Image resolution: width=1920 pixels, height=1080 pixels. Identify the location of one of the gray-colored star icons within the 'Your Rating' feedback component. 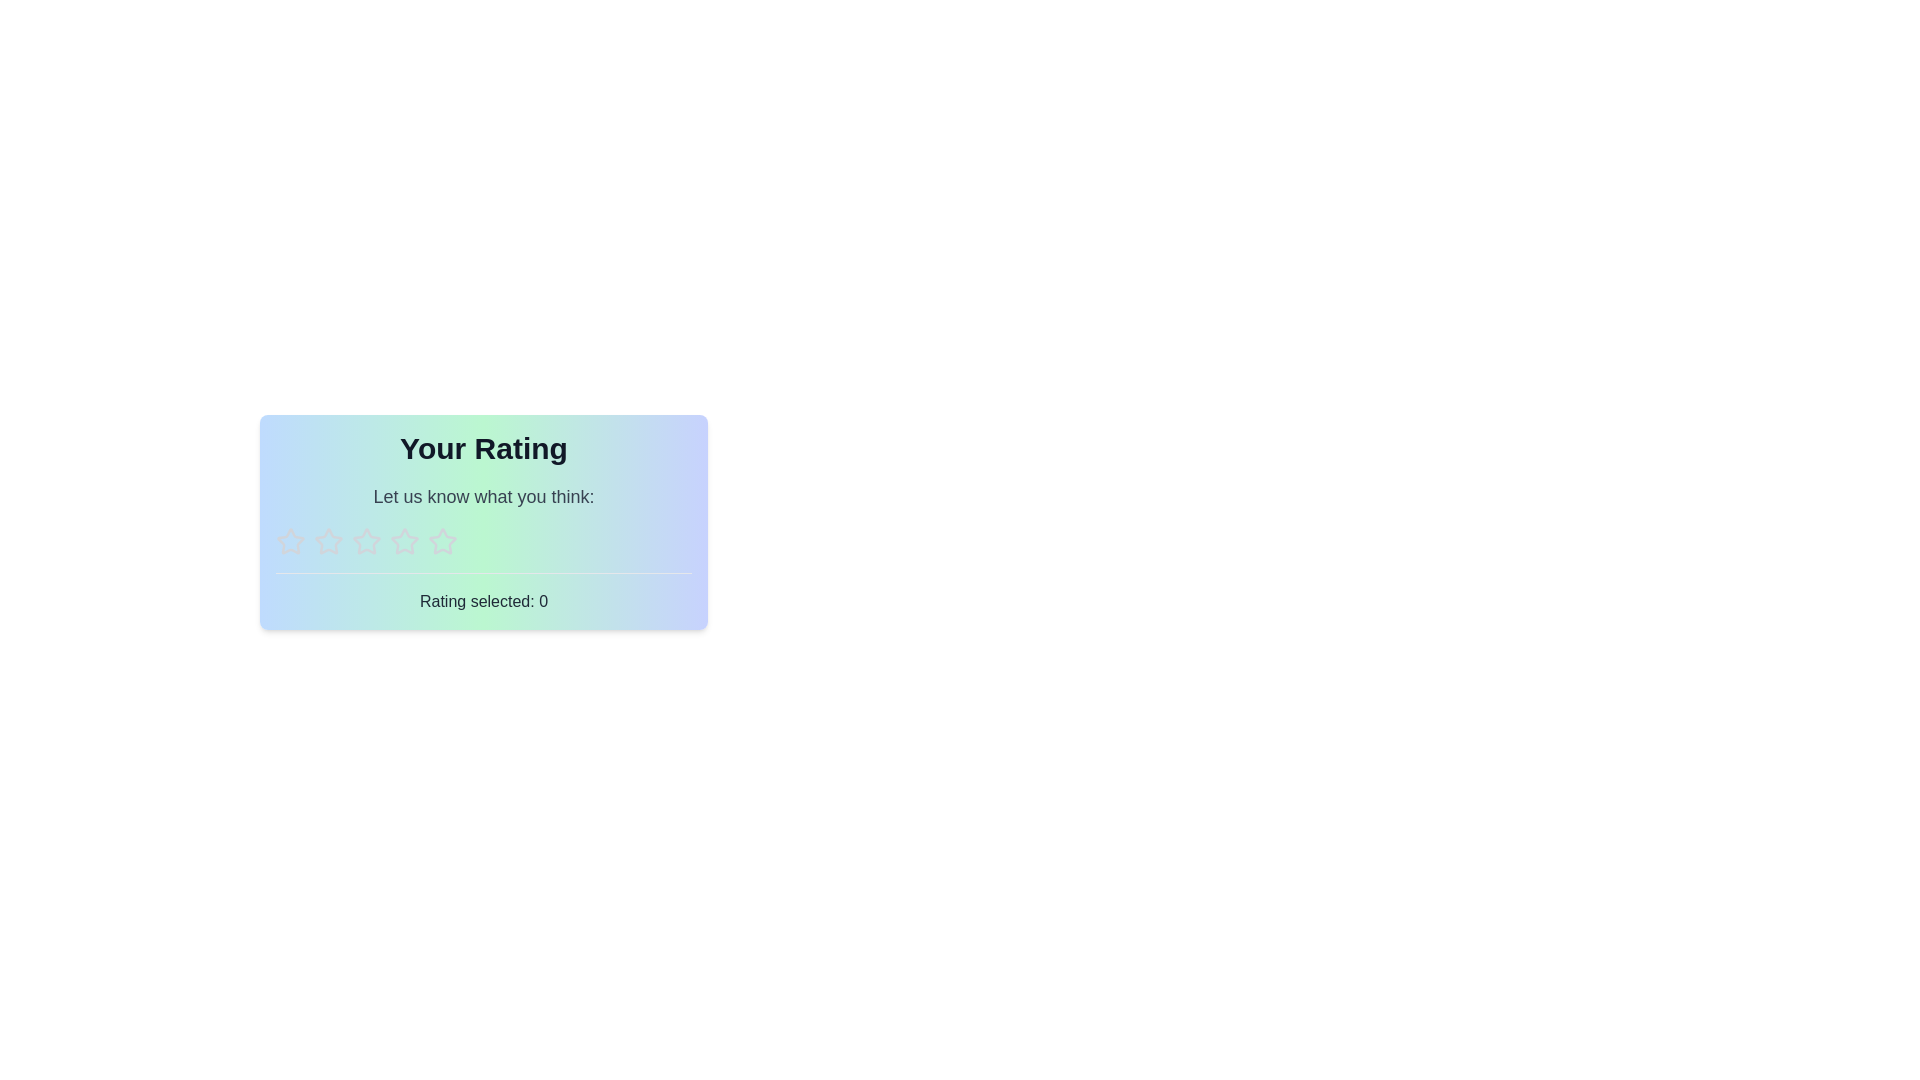
(484, 520).